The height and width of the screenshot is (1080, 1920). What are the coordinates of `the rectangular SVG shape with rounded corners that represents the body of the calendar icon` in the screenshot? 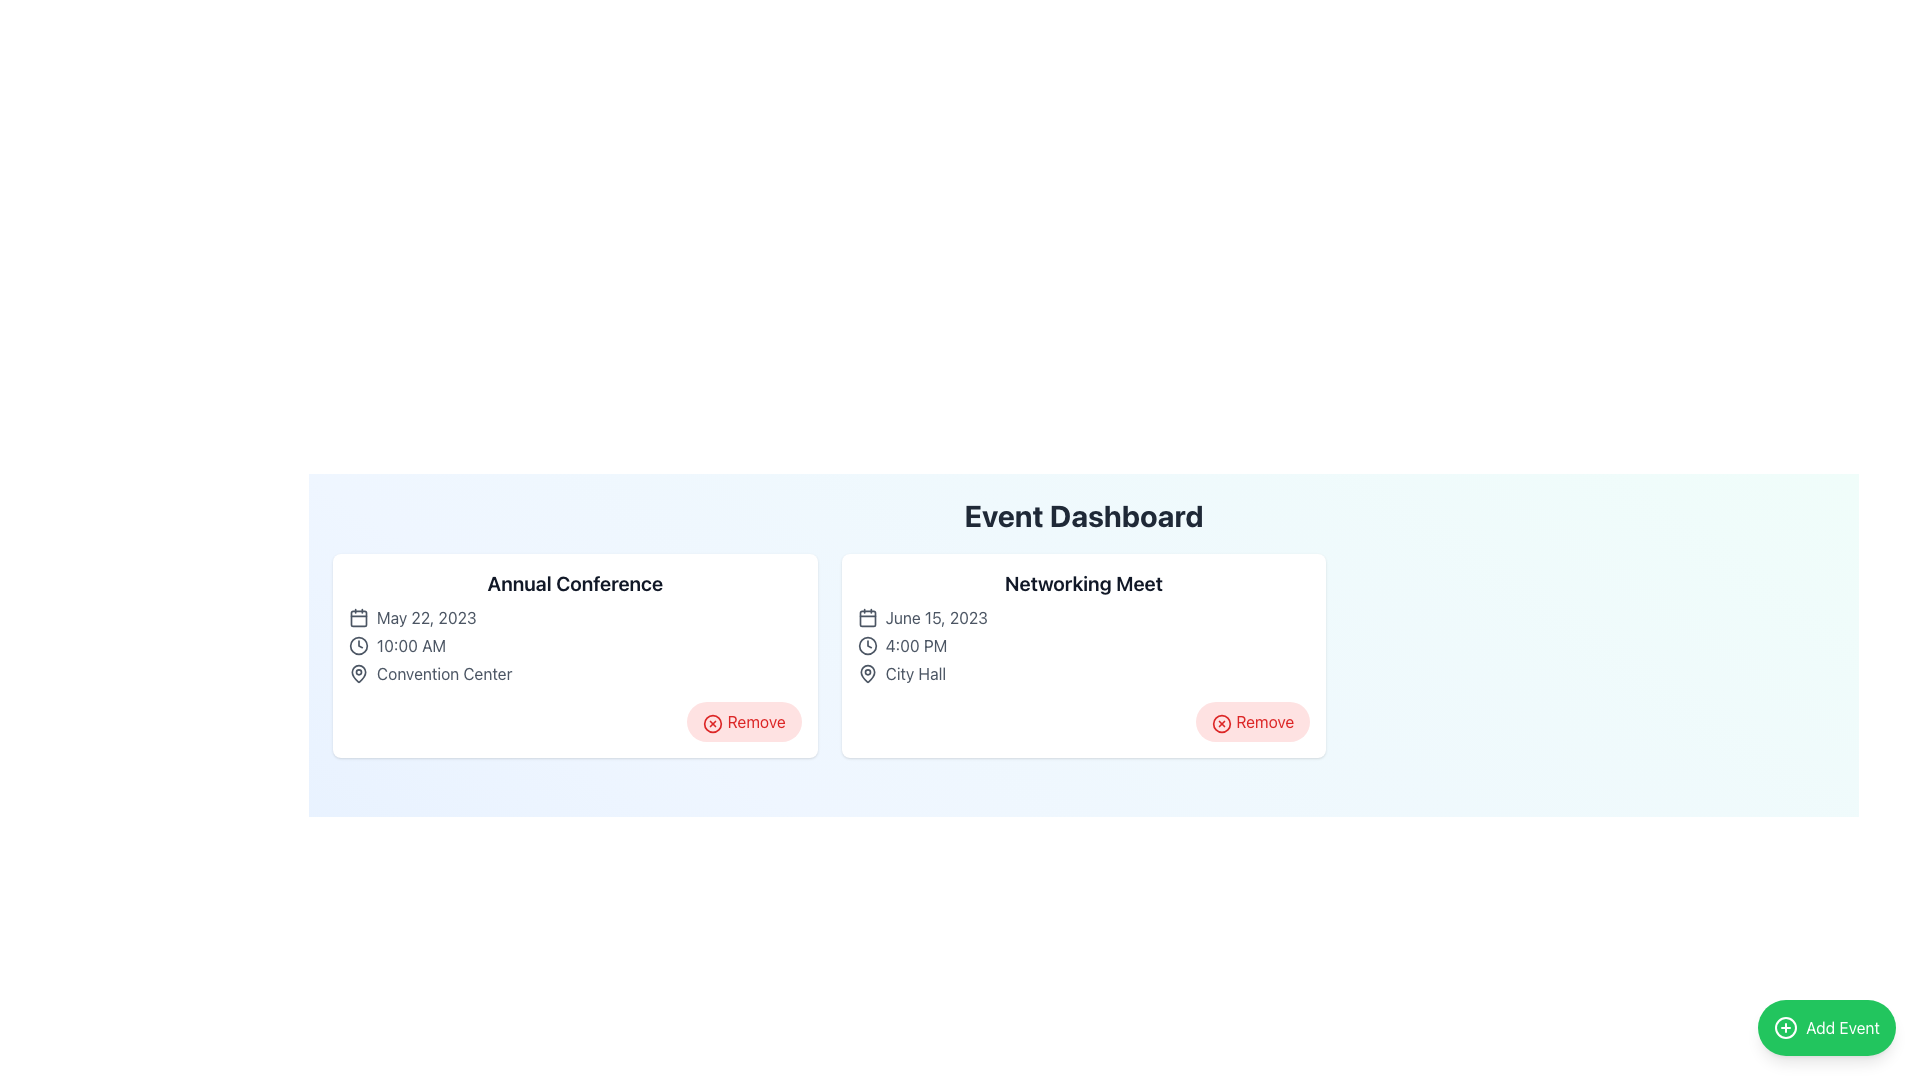 It's located at (867, 617).